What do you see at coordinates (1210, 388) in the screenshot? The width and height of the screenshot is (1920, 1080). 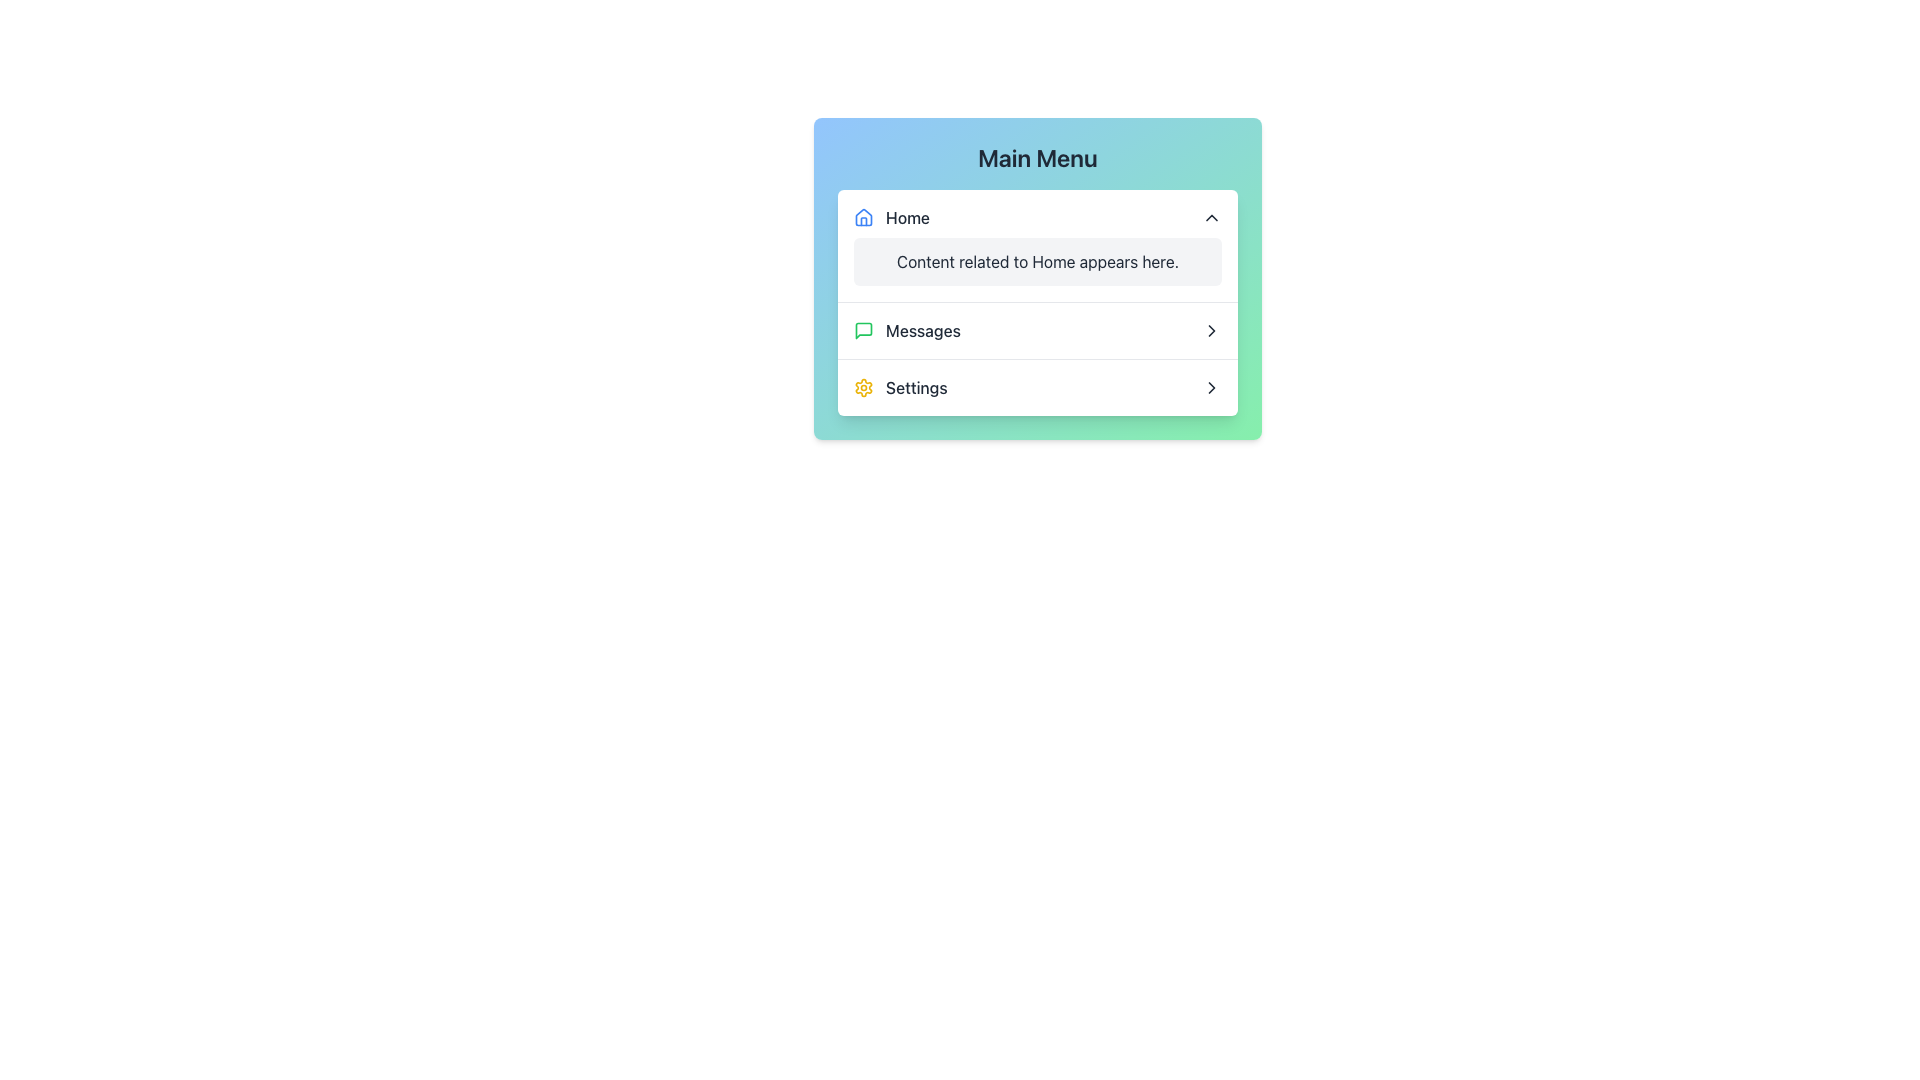 I see `the chevron icon located at the far-right end of the 'Settings' row in the menu` at bounding box center [1210, 388].